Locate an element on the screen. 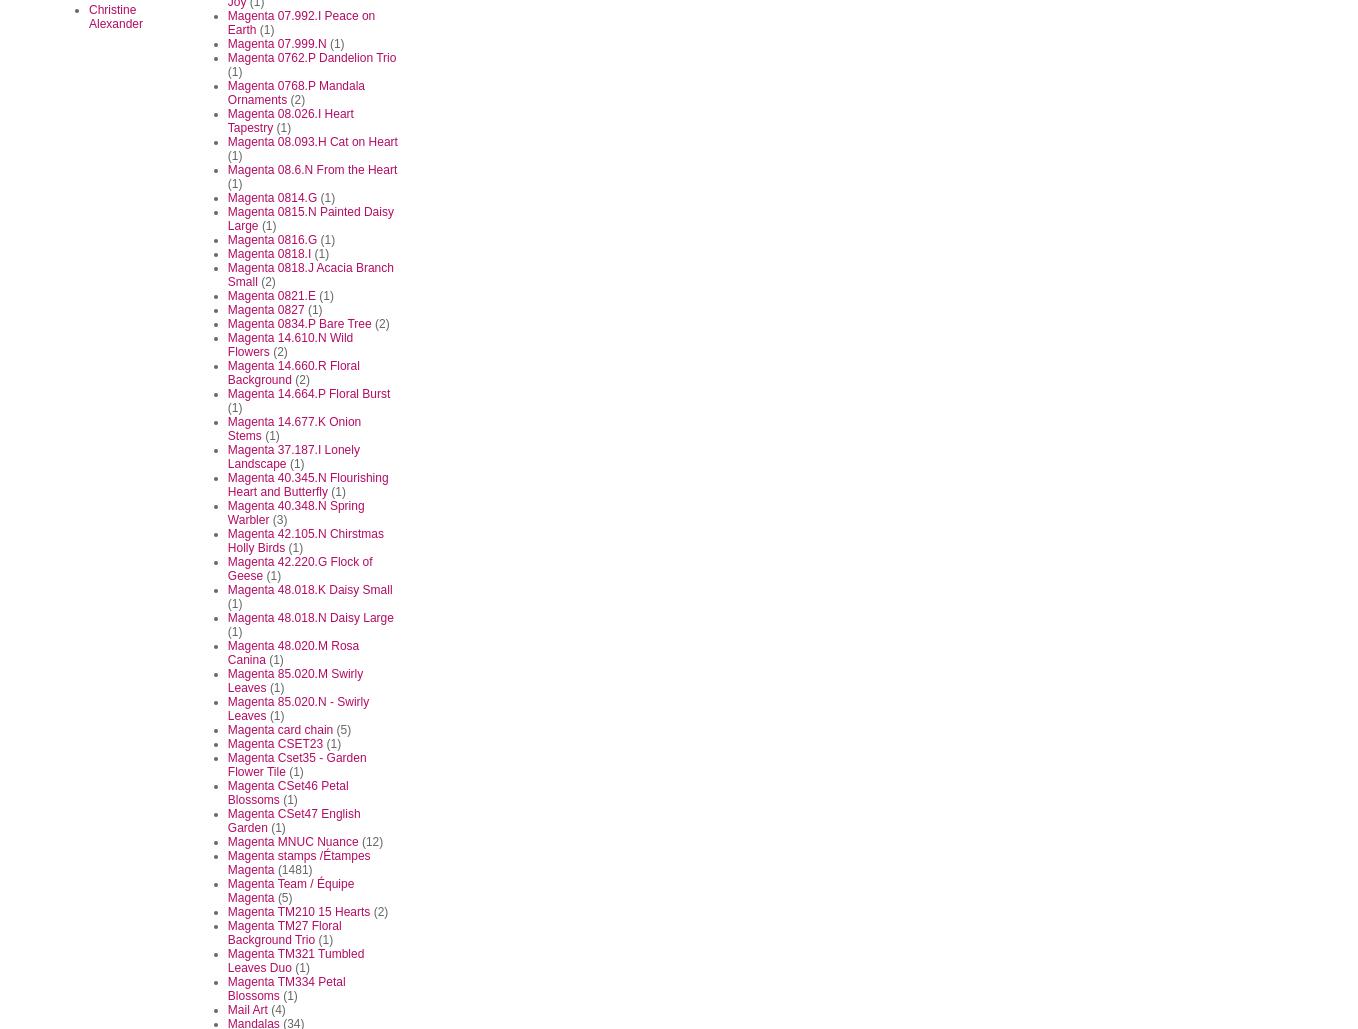 This screenshot has width=1358, height=1029. 'Magenta 08.6.N From the Heart' is located at coordinates (310, 168).